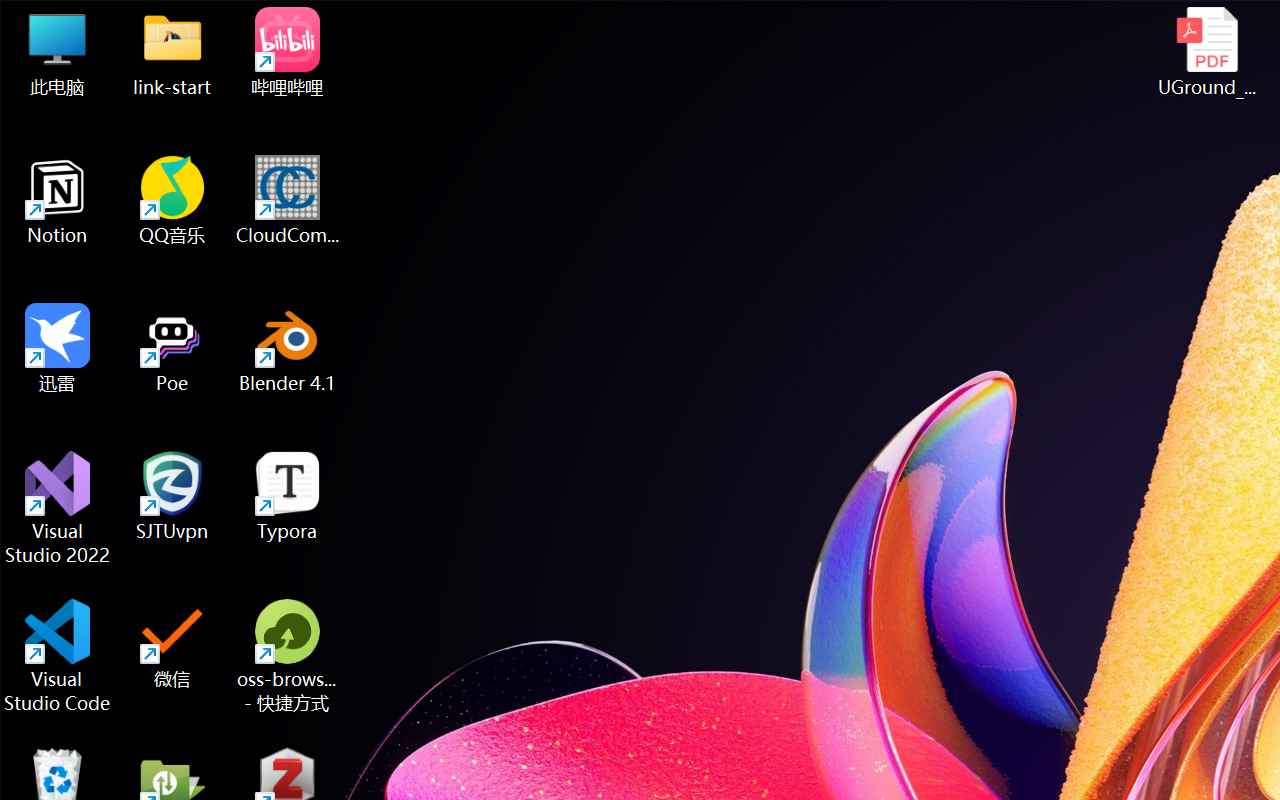 The height and width of the screenshot is (800, 1280). What do you see at coordinates (287, 496) in the screenshot?
I see `'Typora'` at bounding box center [287, 496].